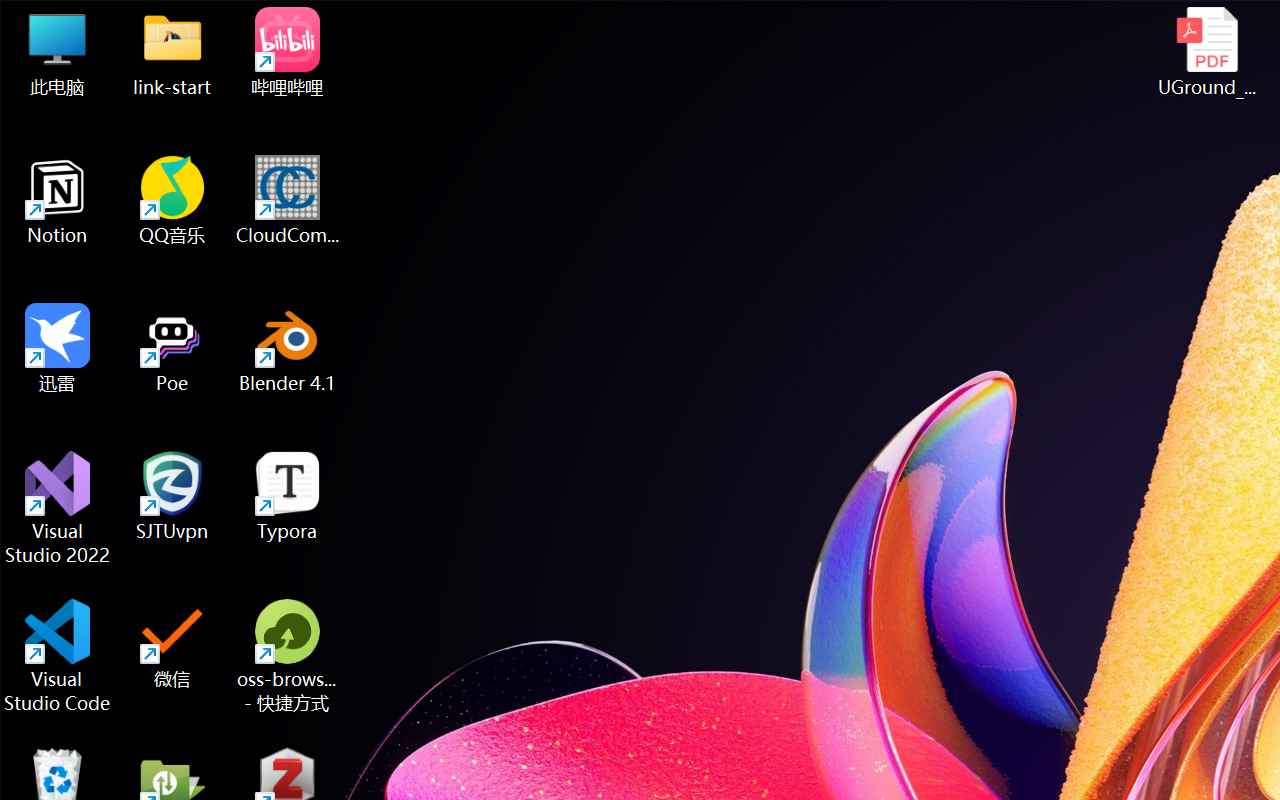 The height and width of the screenshot is (800, 1280). What do you see at coordinates (287, 496) in the screenshot?
I see `'Typora'` at bounding box center [287, 496].